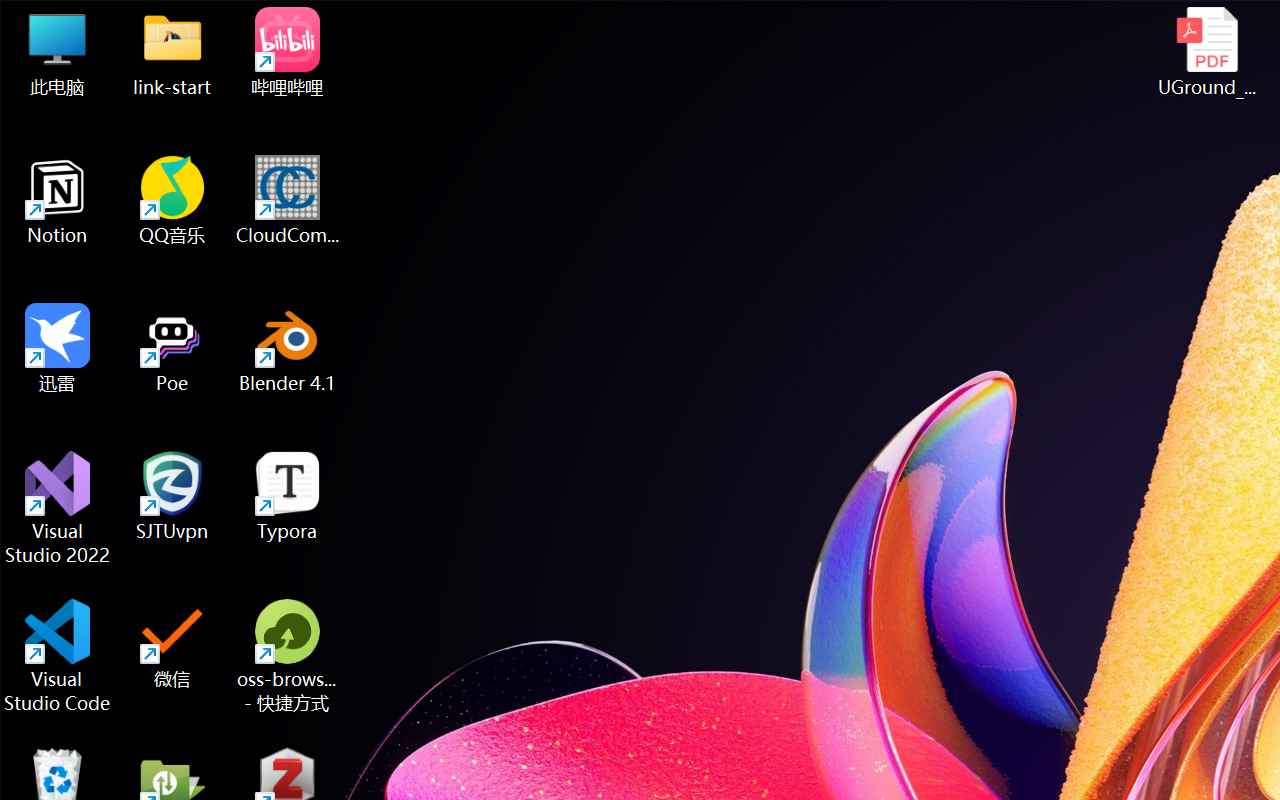 The height and width of the screenshot is (800, 1280). What do you see at coordinates (287, 496) in the screenshot?
I see `'Typora'` at bounding box center [287, 496].